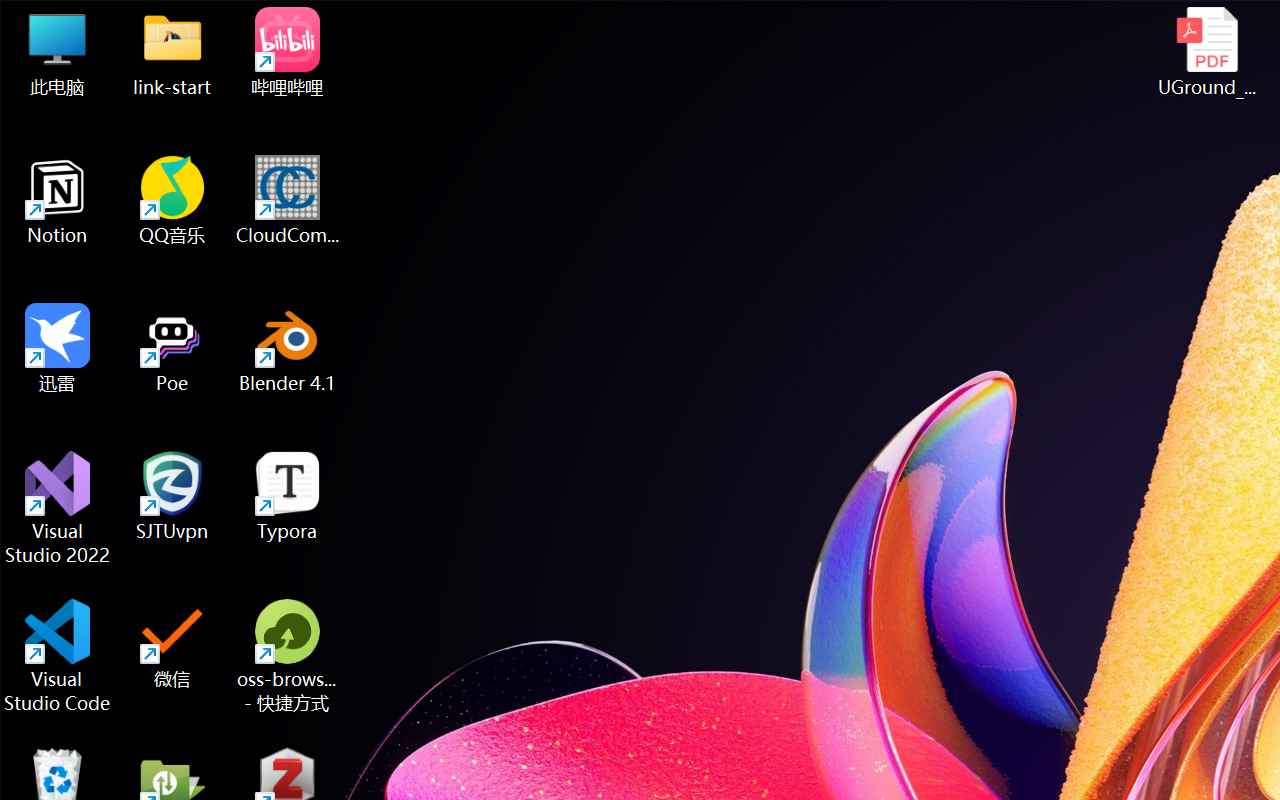 The height and width of the screenshot is (800, 1280). What do you see at coordinates (287, 496) in the screenshot?
I see `'Typora'` at bounding box center [287, 496].